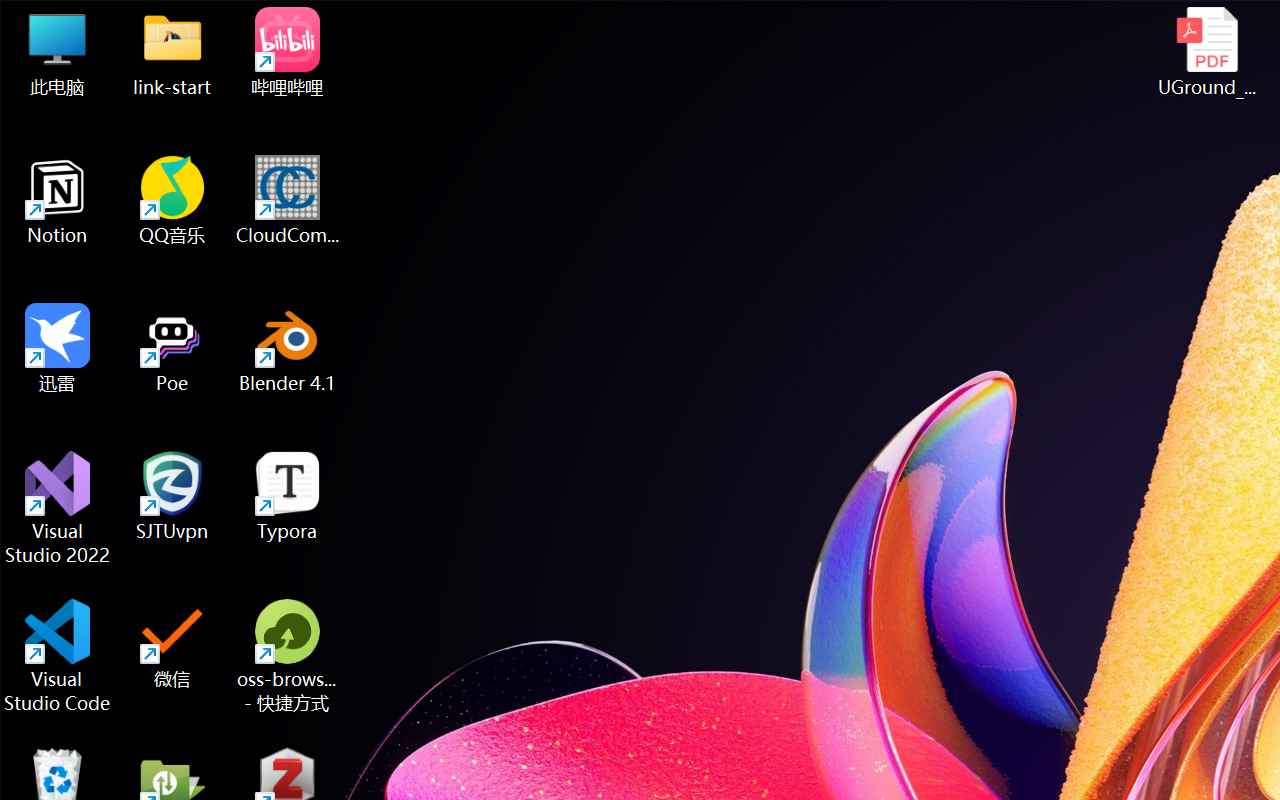 The height and width of the screenshot is (800, 1280). What do you see at coordinates (287, 496) in the screenshot?
I see `'Typora'` at bounding box center [287, 496].